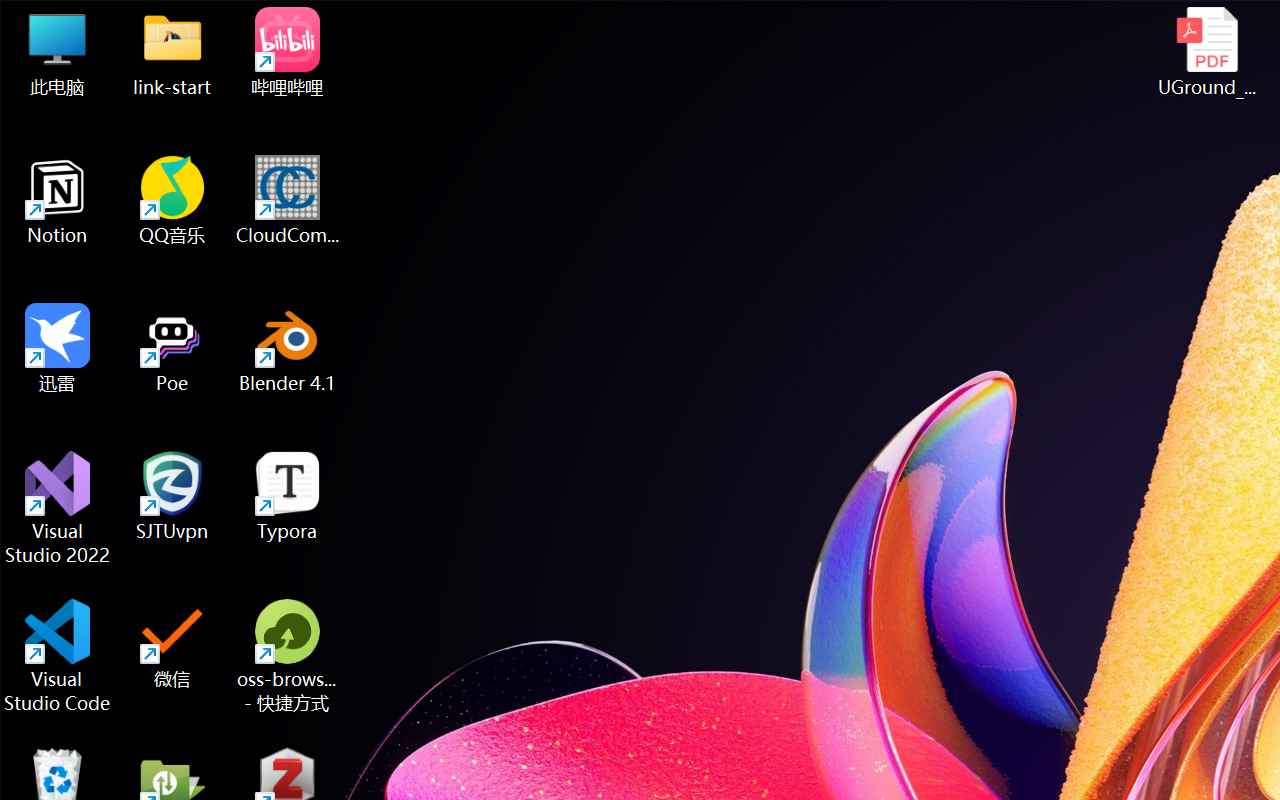 The height and width of the screenshot is (800, 1280). What do you see at coordinates (287, 496) in the screenshot?
I see `'Typora'` at bounding box center [287, 496].